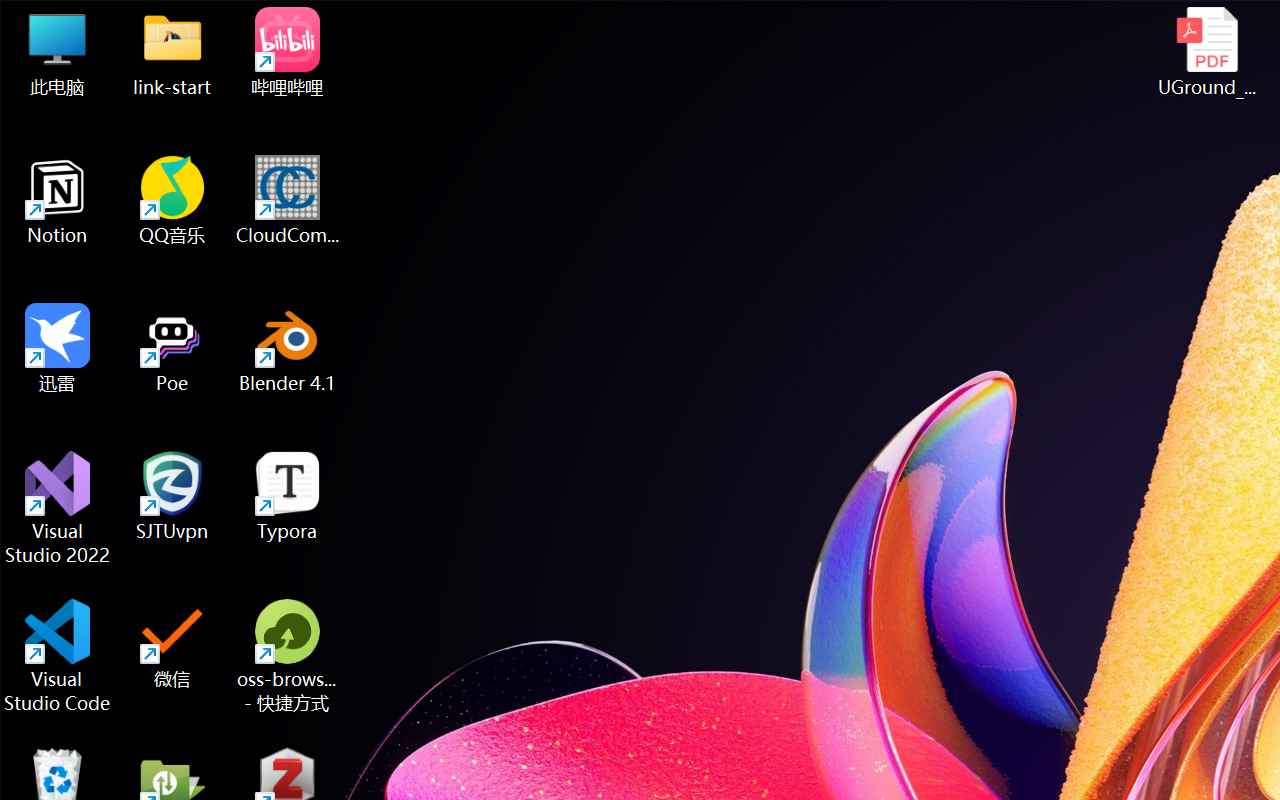 The height and width of the screenshot is (800, 1280). What do you see at coordinates (287, 496) in the screenshot?
I see `'Typora'` at bounding box center [287, 496].